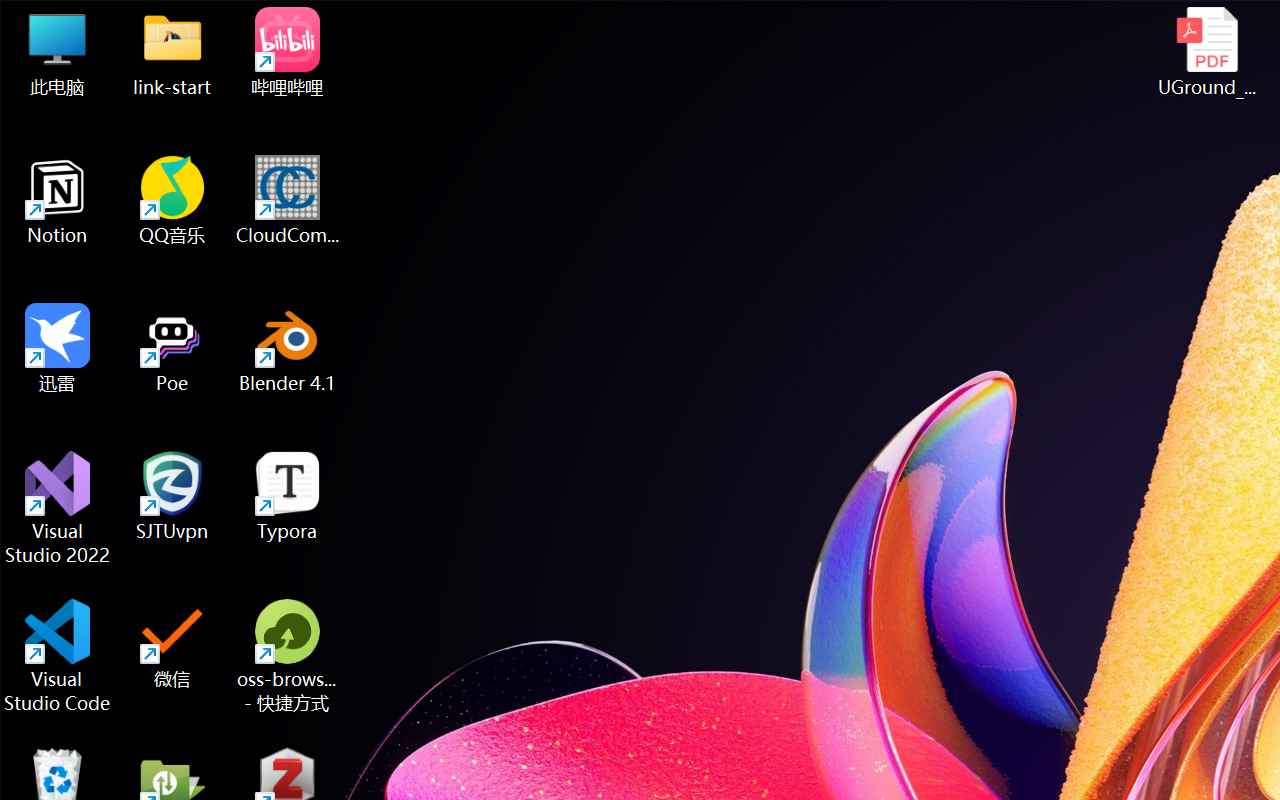 The height and width of the screenshot is (800, 1280). What do you see at coordinates (287, 496) in the screenshot?
I see `'Typora'` at bounding box center [287, 496].